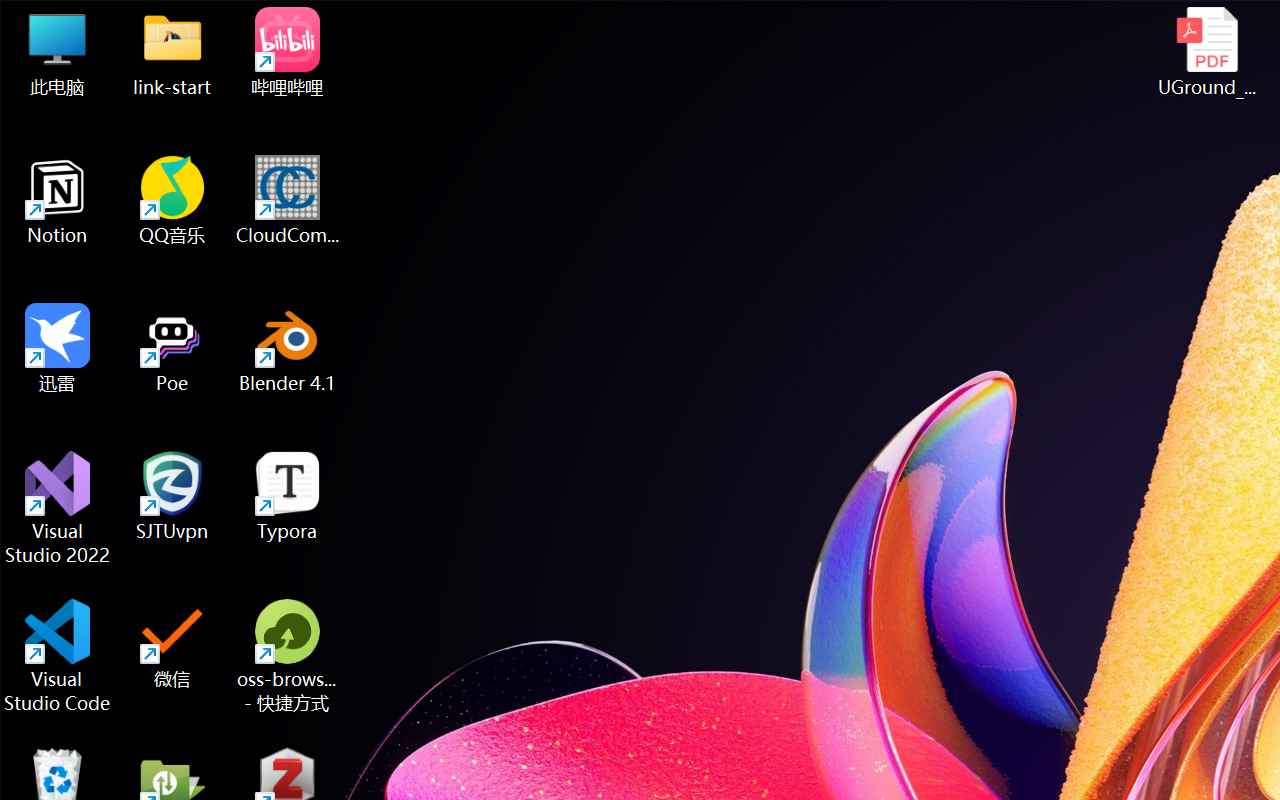 The height and width of the screenshot is (800, 1280). What do you see at coordinates (287, 496) in the screenshot?
I see `'Typora'` at bounding box center [287, 496].